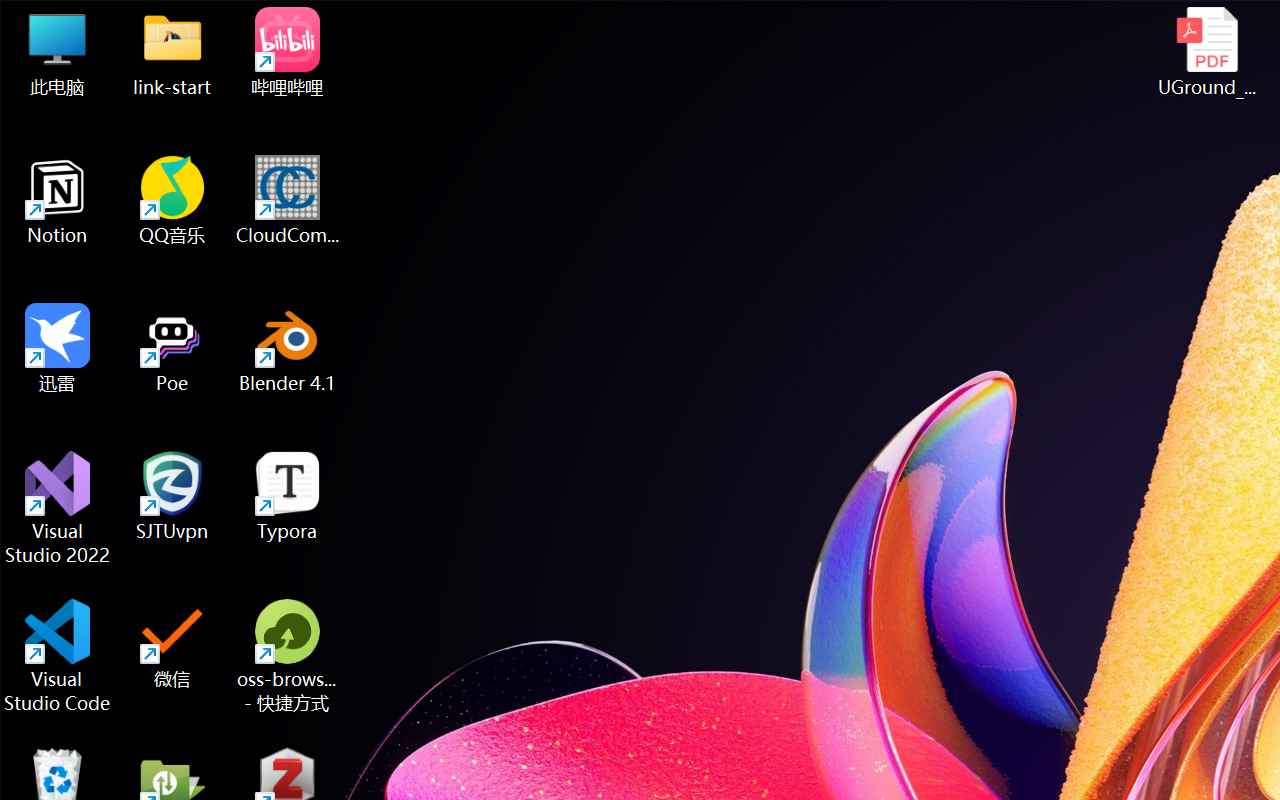 The height and width of the screenshot is (800, 1280). What do you see at coordinates (287, 496) in the screenshot?
I see `'Typora'` at bounding box center [287, 496].